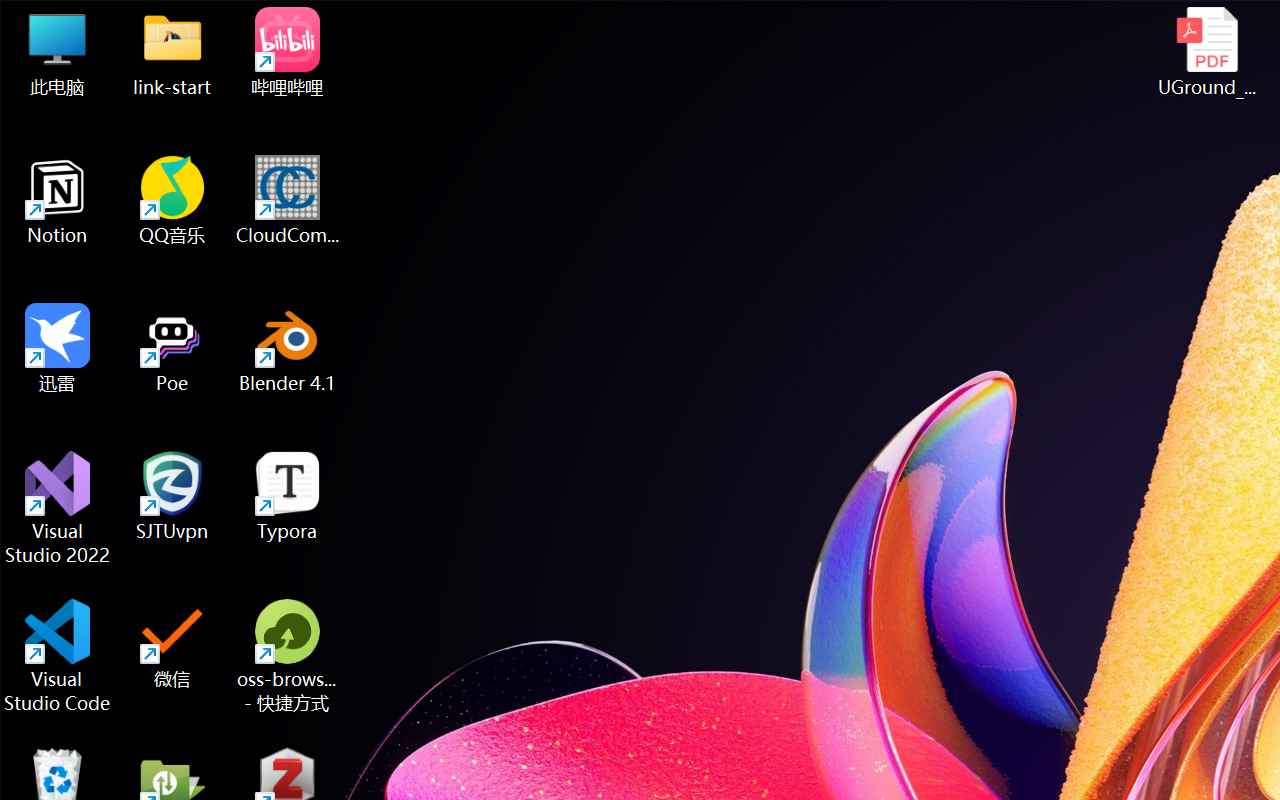 The height and width of the screenshot is (800, 1280). What do you see at coordinates (287, 496) in the screenshot?
I see `'Typora'` at bounding box center [287, 496].